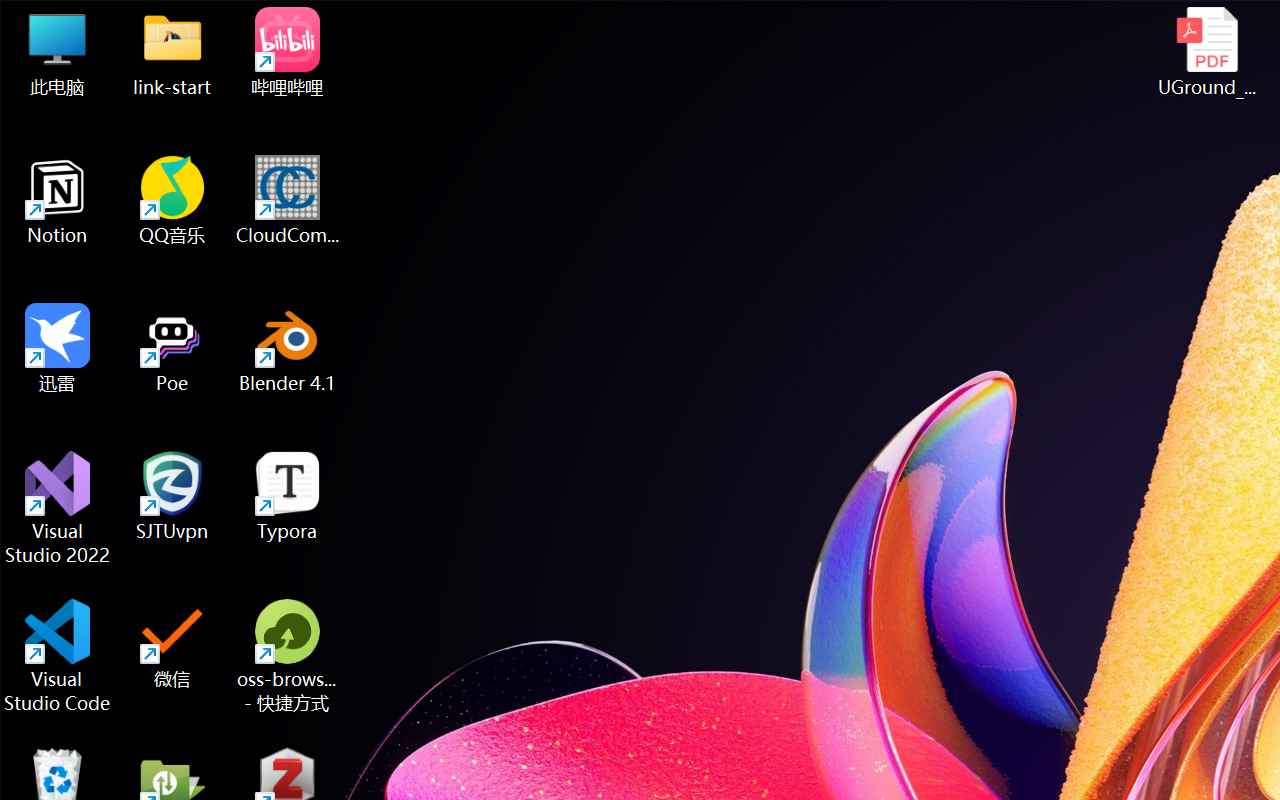 The height and width of the screenshot is (800, 1280). What do you see at coordinates (287, 496) in the screenshot?
I see `'Typora'` at bounding box center [287, 496].